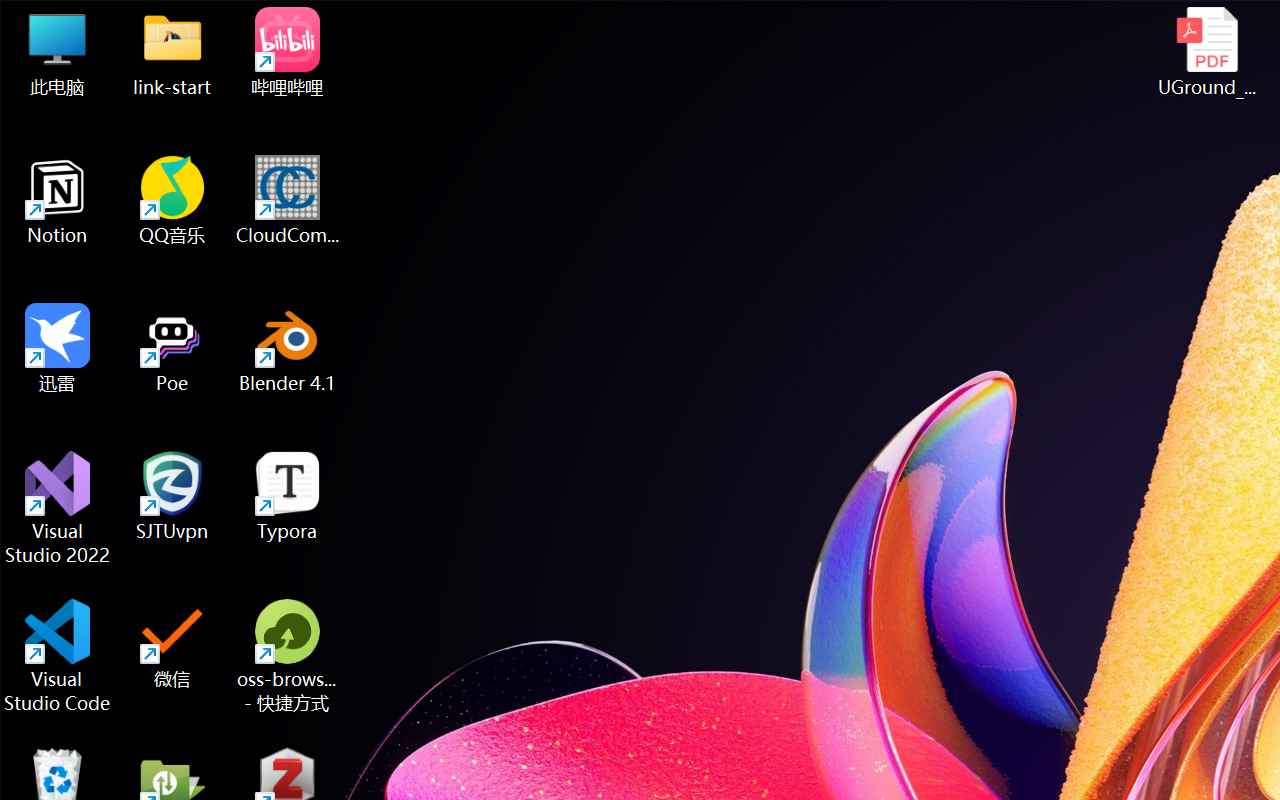 The height and width of the screenshot is (800, 1280). What do you see at coordinates (287, 496) in the screenshot?
I see `'Typora'` at bounding box center [287, 496].